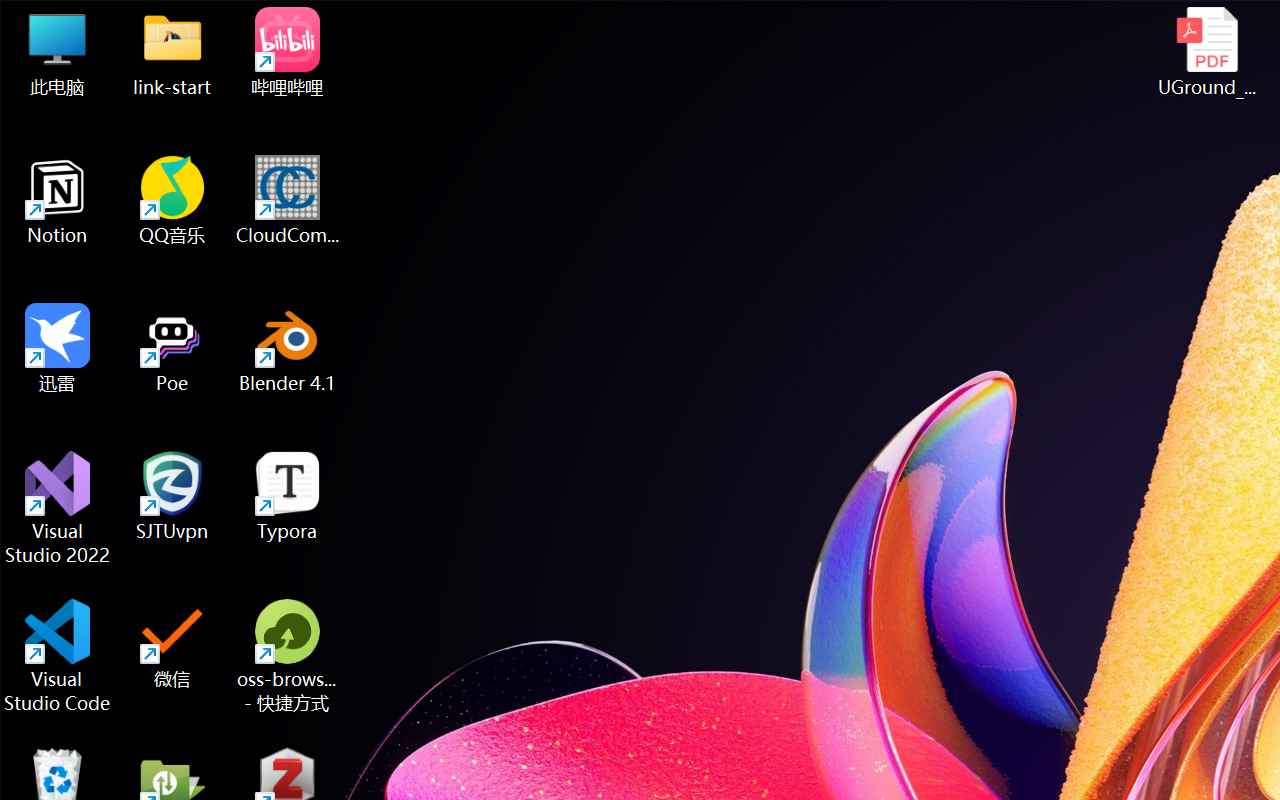 The height and width of the screenshot is (800, 1280). What do you see at coordinates (287, 496) in the screenshot?
I see `'Typora'` at bounding box center [287, 496].